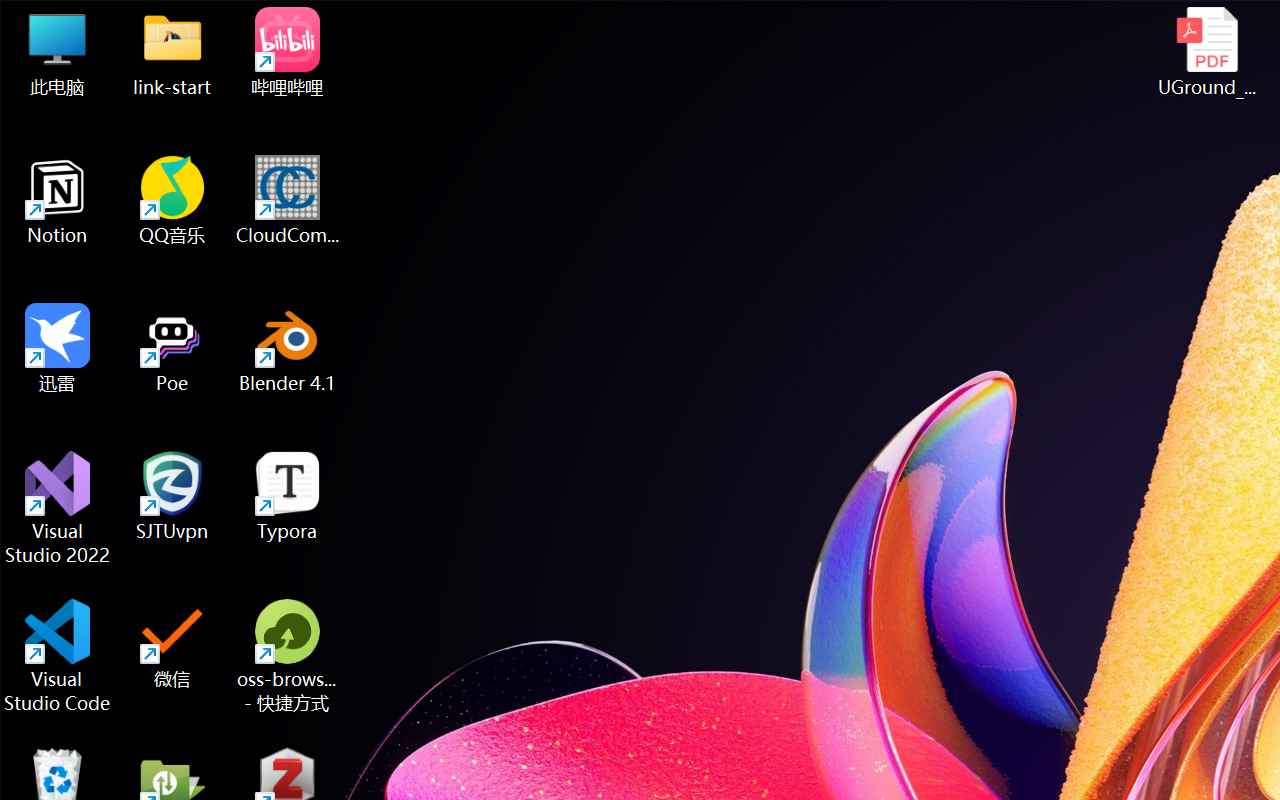 The height and width of the screenshot is (800, 1280). What do you see at coordinates (287, 496) in the screenshot?
I see `'Typora'` at bounding box center [287, 496].